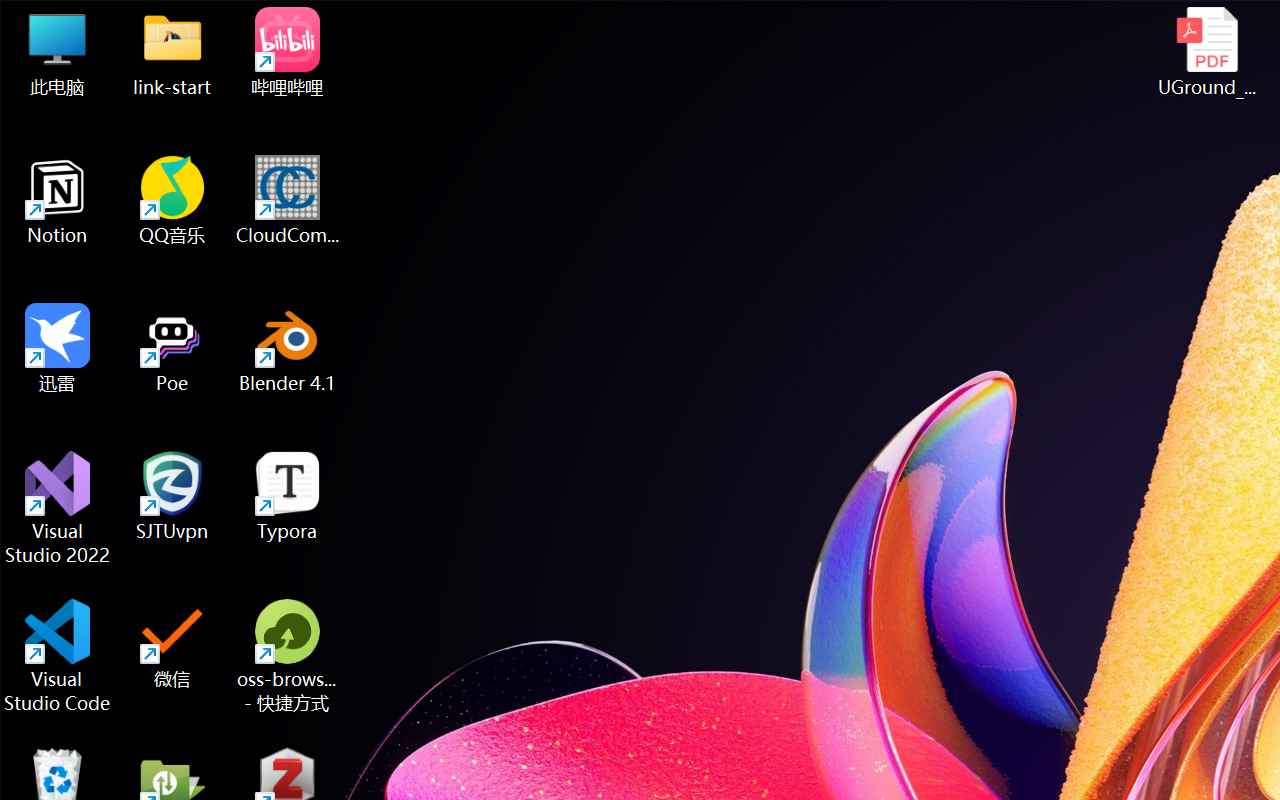 The height and width of the screenshot is (800, 1280). What do you see at coordinates (287, 496) in the screenshot?
I see `'Typora'` at bounding box center [287, 496].